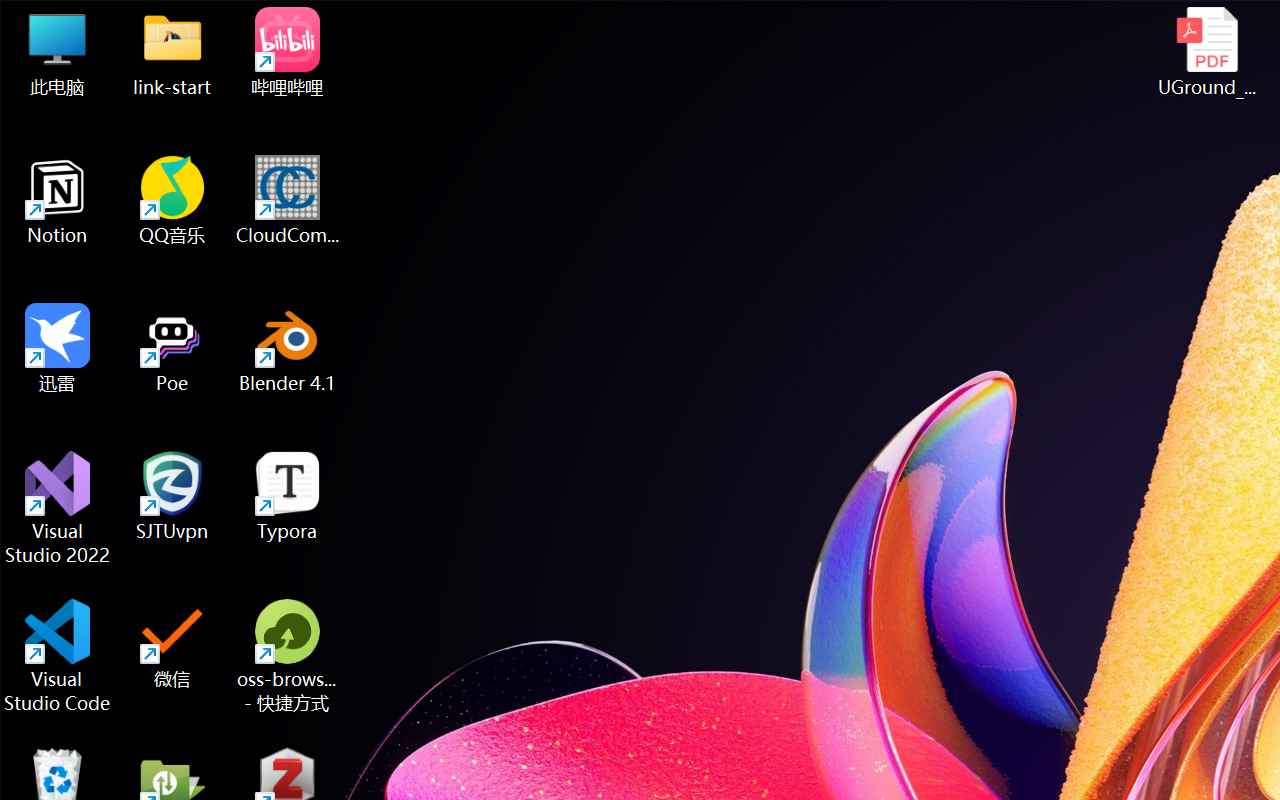 The height and width of the screenshot is (800, 1280). What do you see at coordinates (287, 496) in the screenshot?
I see `'Typora'` at bounding box center [287, 496].